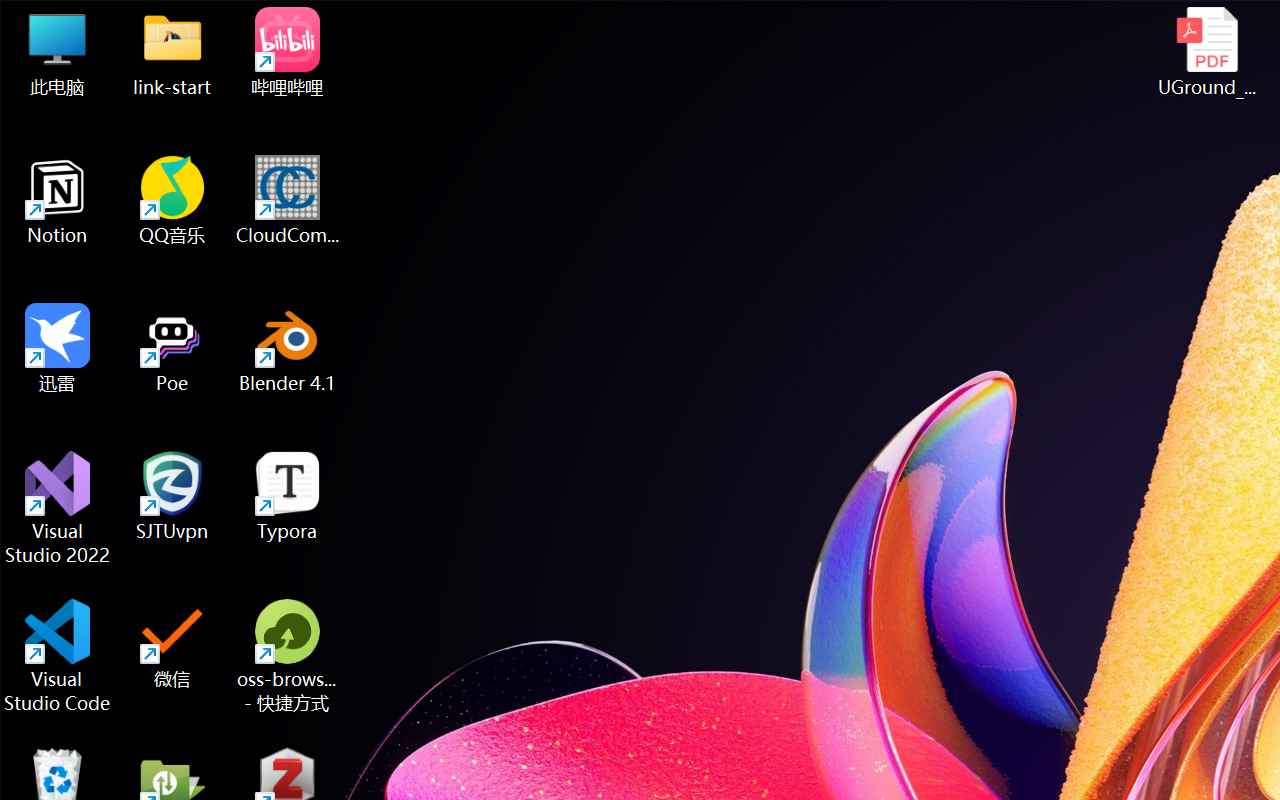 The height and width of the screenshot is (800, 1280). What do you see at coordinates (287, 496) in the screenshot?
I see `'Typora'` at bounding box center [287, 496].